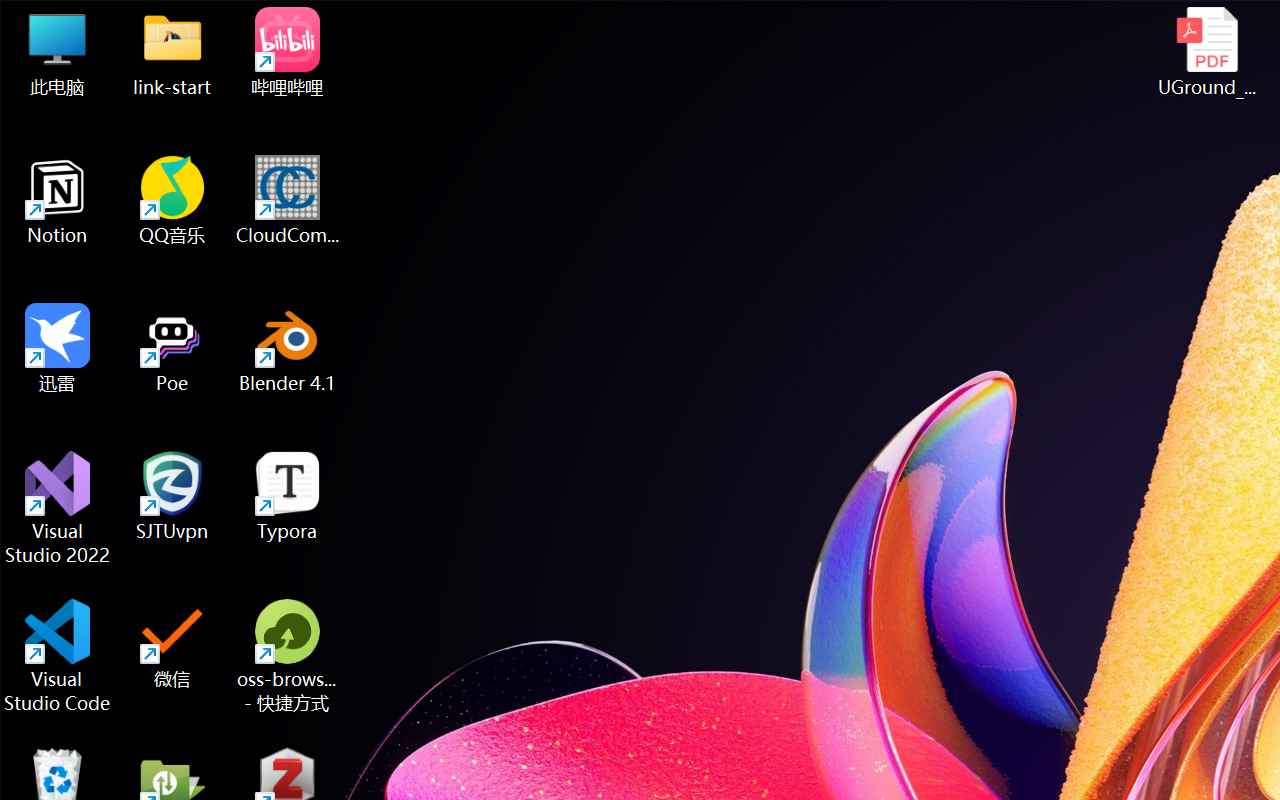 The height and width of the screenshot is (800, 1280). What do you see at coordinates (287, 496) in the screenshot?
I see `'Typora'` at bounding box center [287, 496].